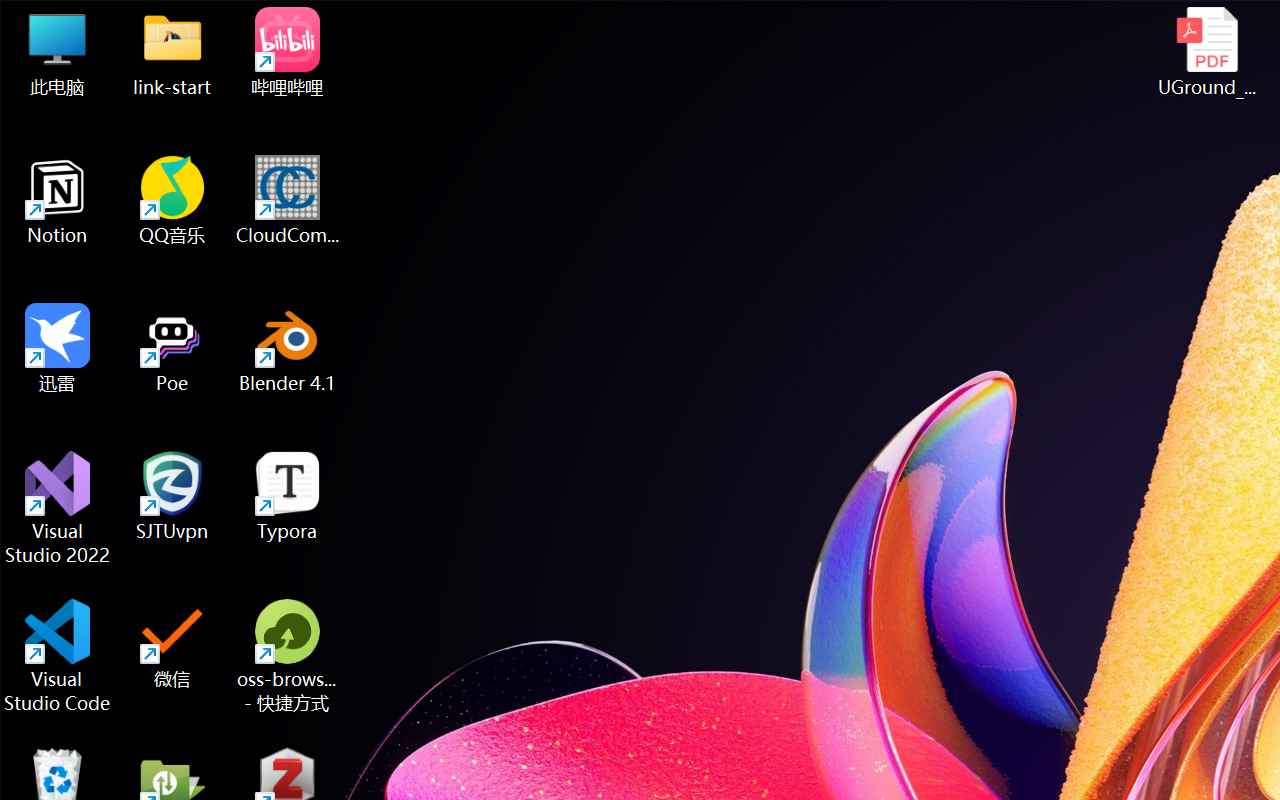 The height and width of the screenshot is (800, 1280). What do you see at coordinates (287, 496) in the screenshot?
I see `'Typora'` at bounding box center [287, 496].